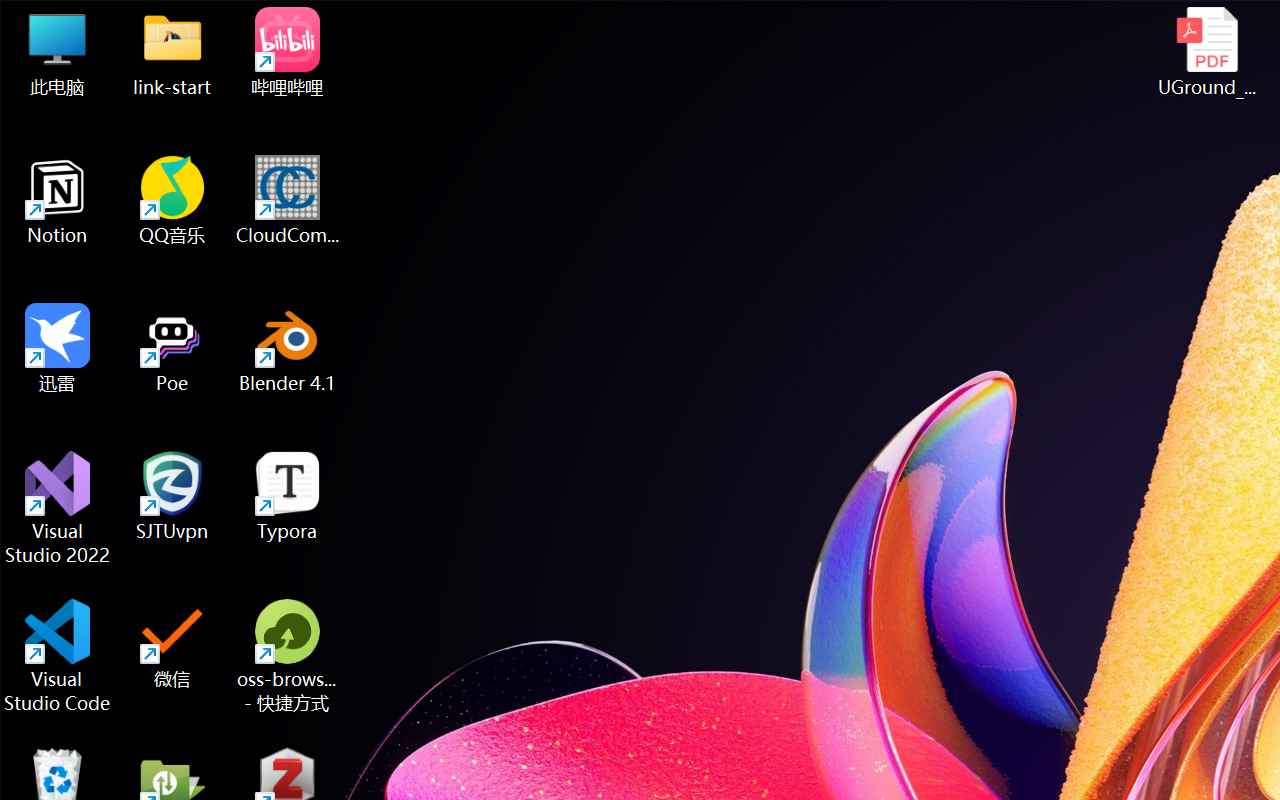 The height and width of the screenshot is (800, 1280). What do you see at coordinates (287, 496) in the screenshot?
I see `'Typora'` at bounding box center [287, 496].